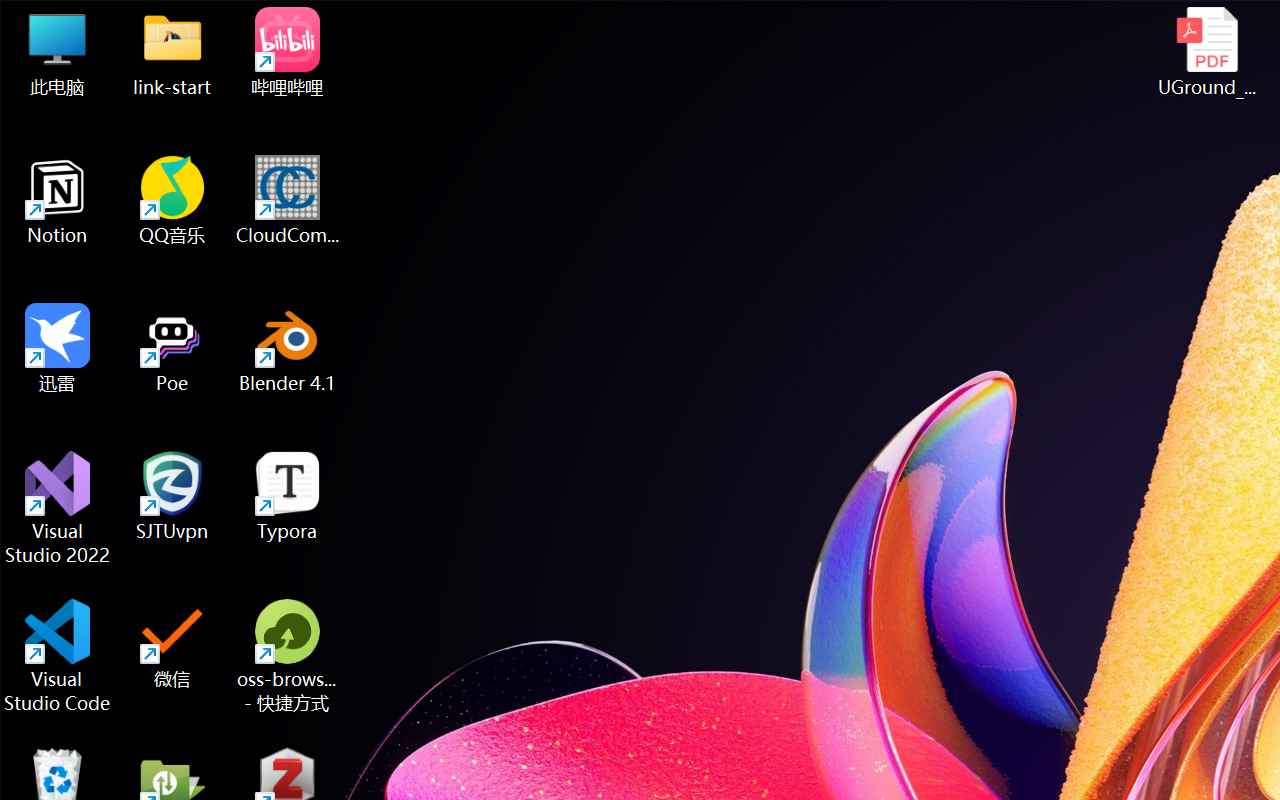 The height and width of the screenshot is (800, 1280). What do you see at coordinates (287, 496) in the screenshot?
I see `'Typora'` at bounding box center [287, 496].